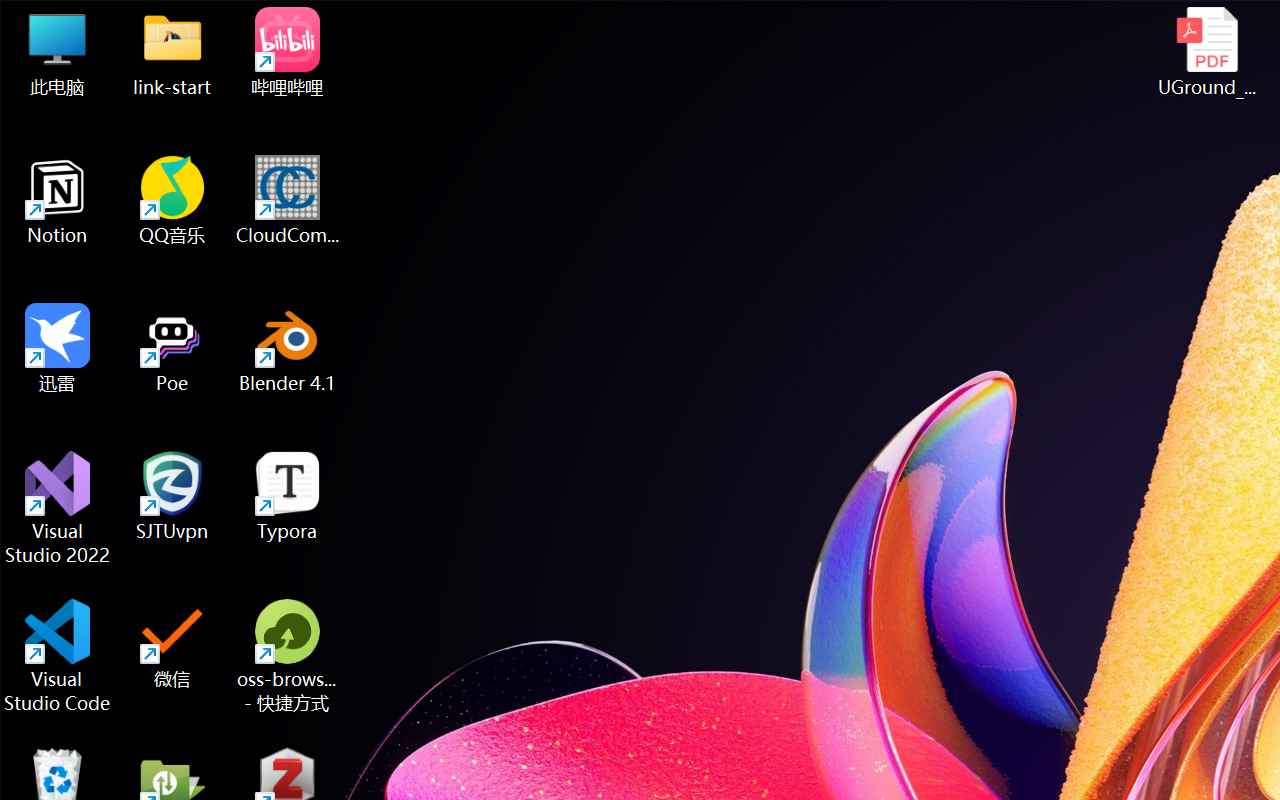 The height and width of the screenshot is (800, 1280). What do you see at coordinates (287, 496) in the screenshot?
I see `'Typora'` at bounding box center [287, 496].